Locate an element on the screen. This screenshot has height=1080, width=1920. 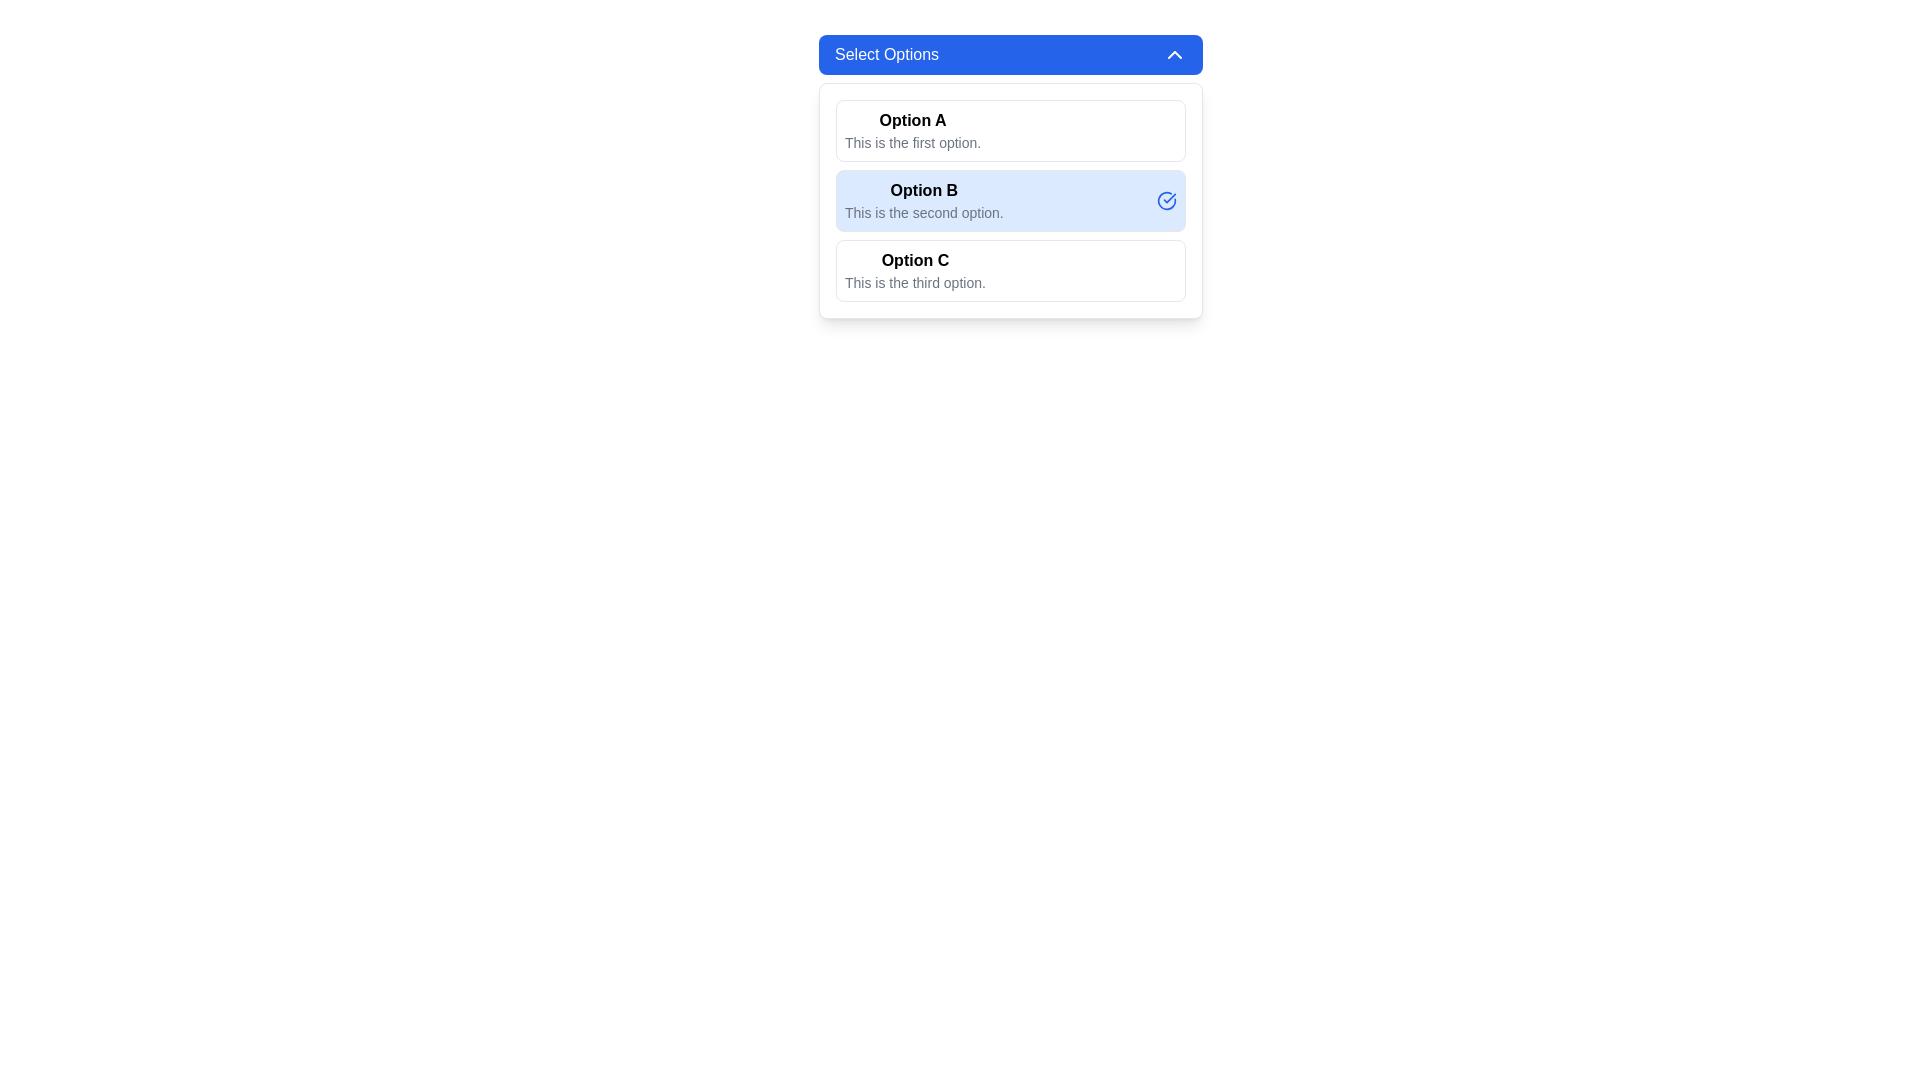
the static text element that provides additional descriptive information related to 'Option A', located below 'Option A' in the 'Select Options' section is located at coordinates (912, 141).